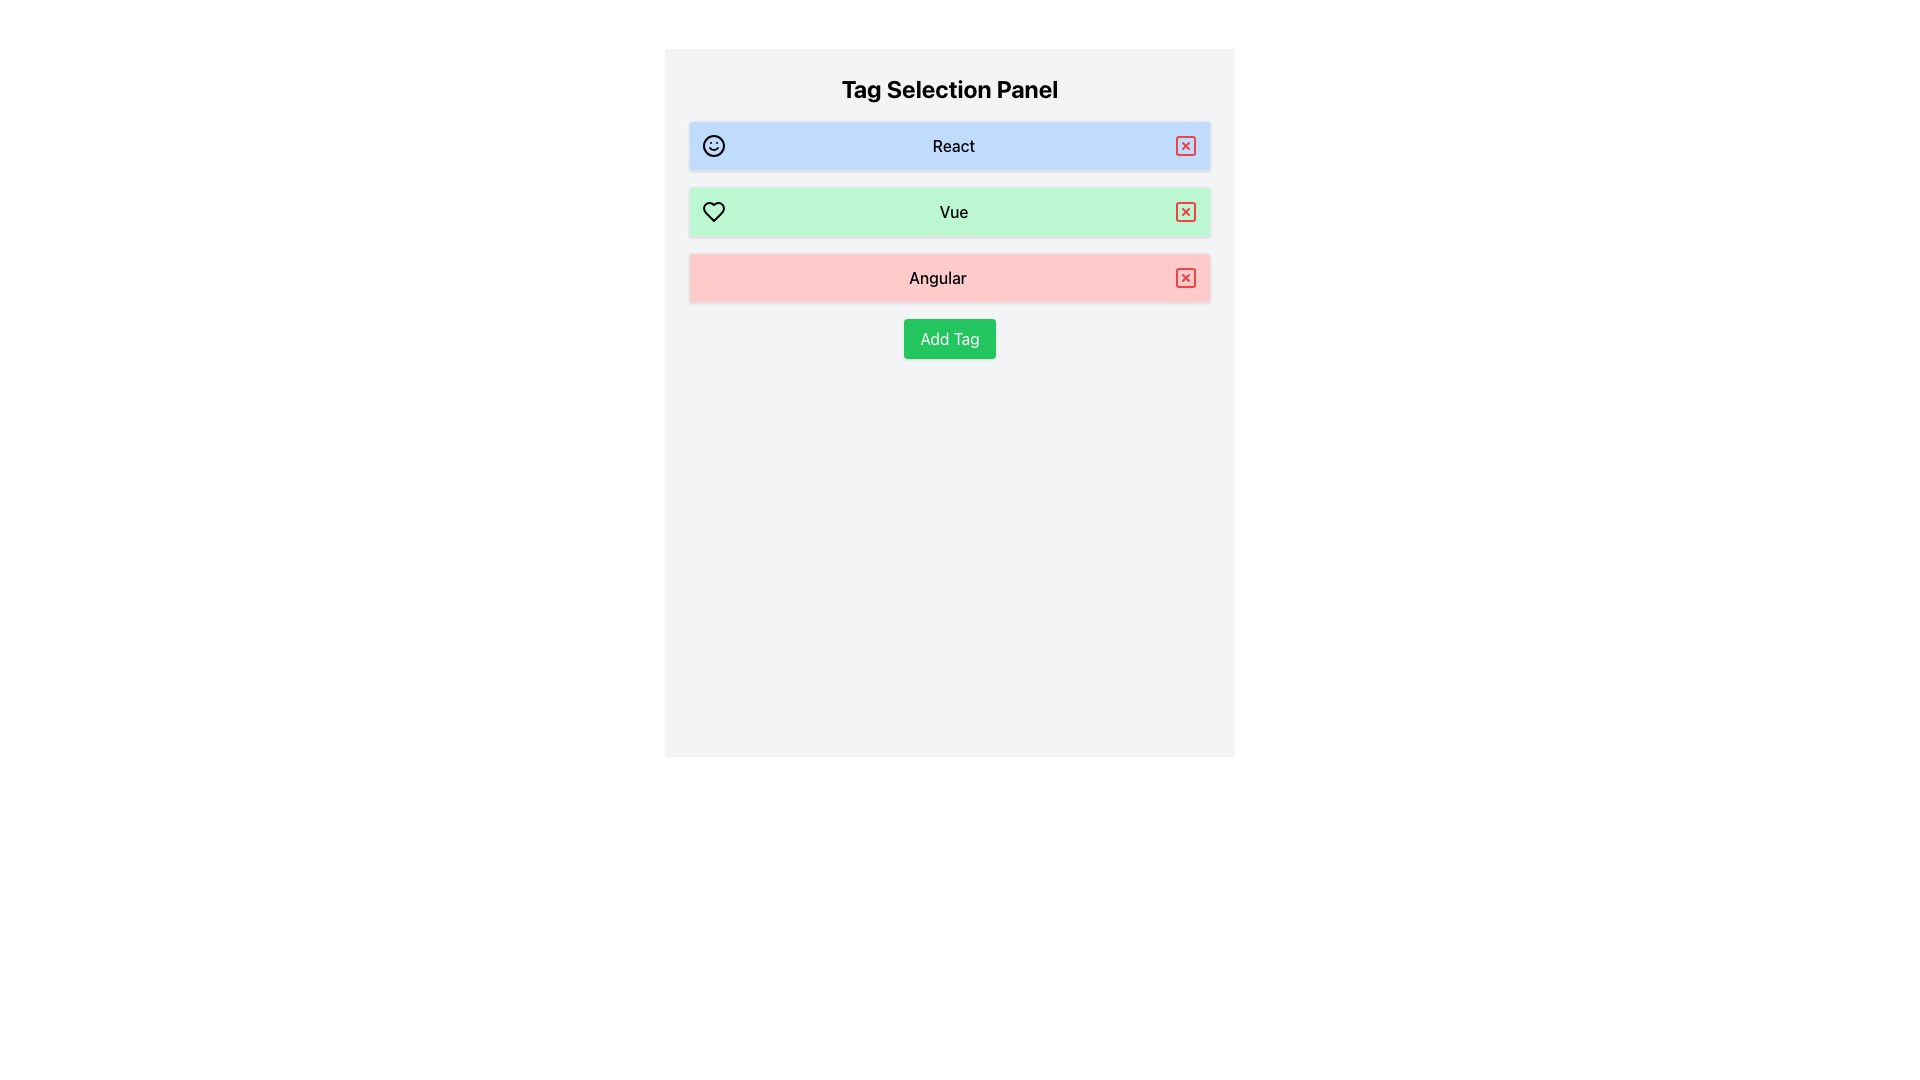 This screenshot has height=1080, width=1920. Describe the element at coordinates (714, 212) in the screenshot. I see `the heart-shaped icon located within the green rectangular area labeled 'Vue' to interact with the tag` at that location.